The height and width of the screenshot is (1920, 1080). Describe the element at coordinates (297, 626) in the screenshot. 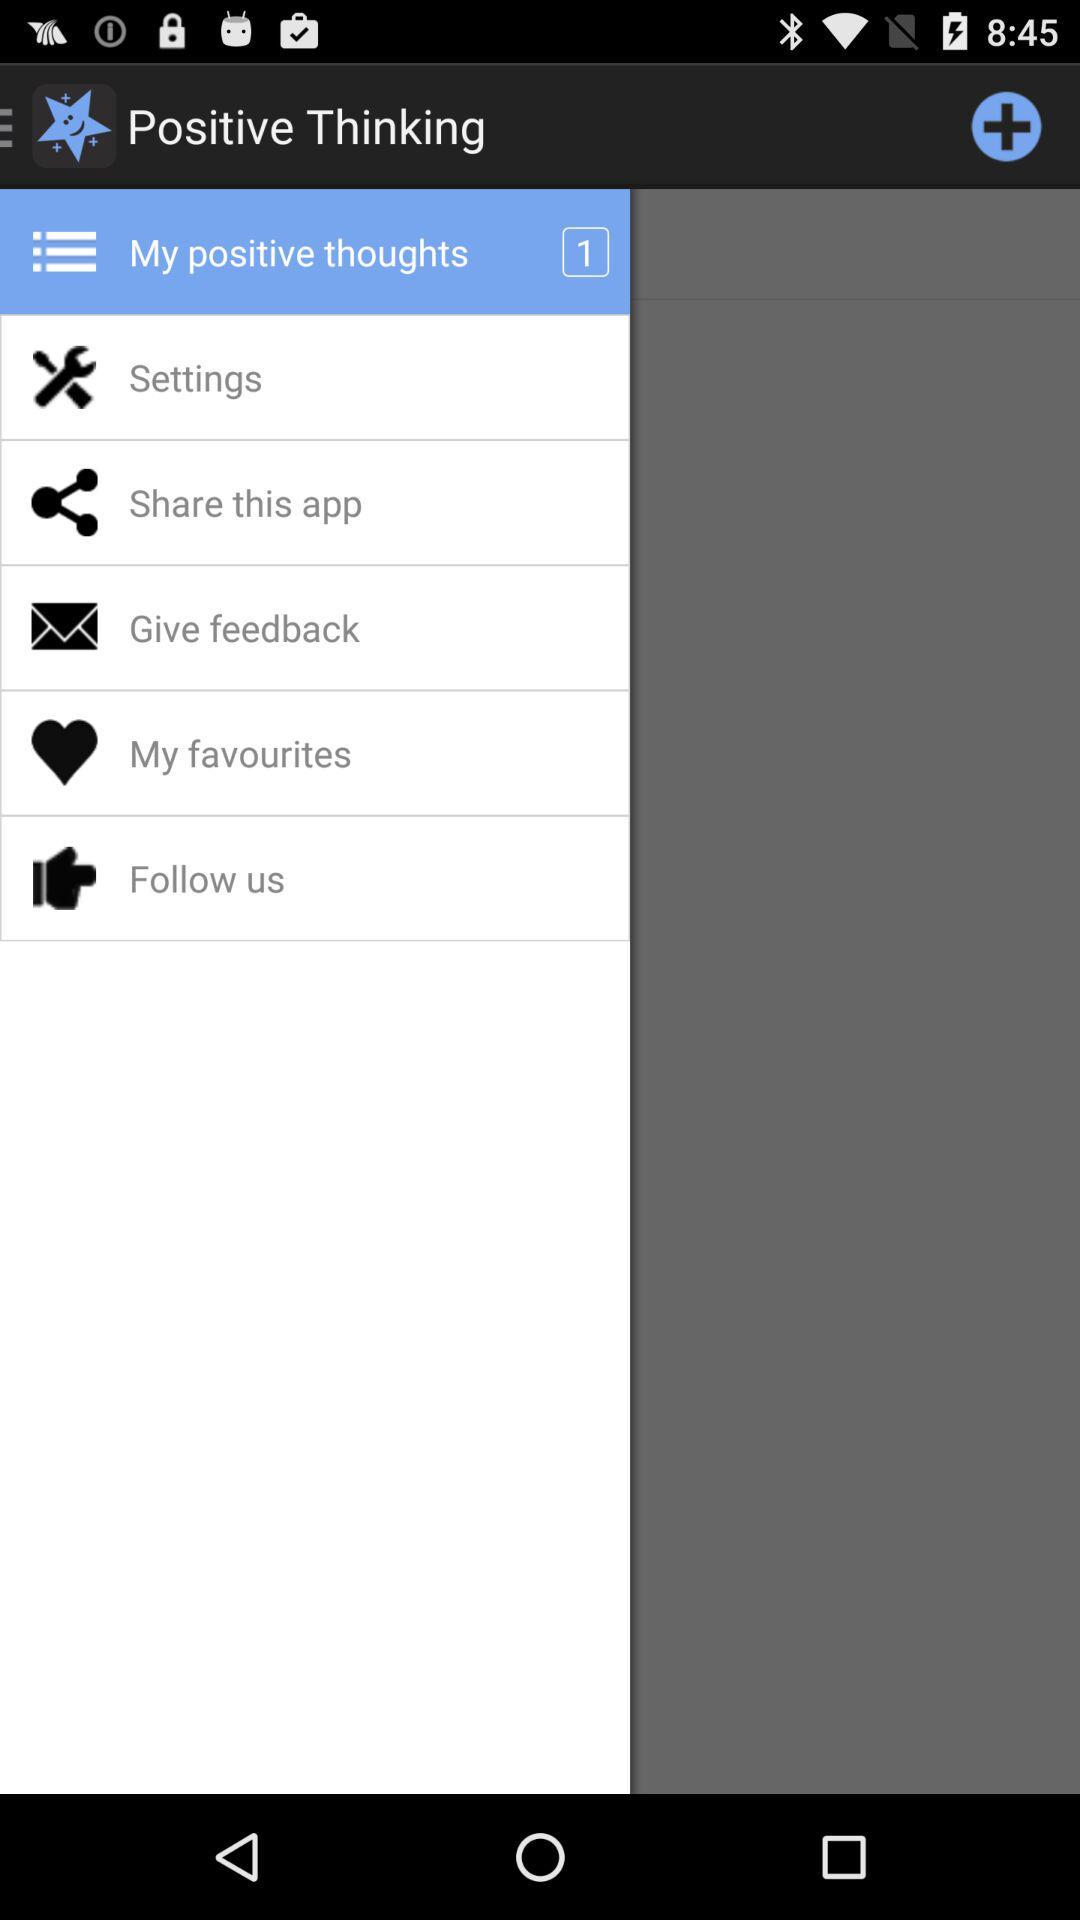

I see `the item below share this app item` at that location.